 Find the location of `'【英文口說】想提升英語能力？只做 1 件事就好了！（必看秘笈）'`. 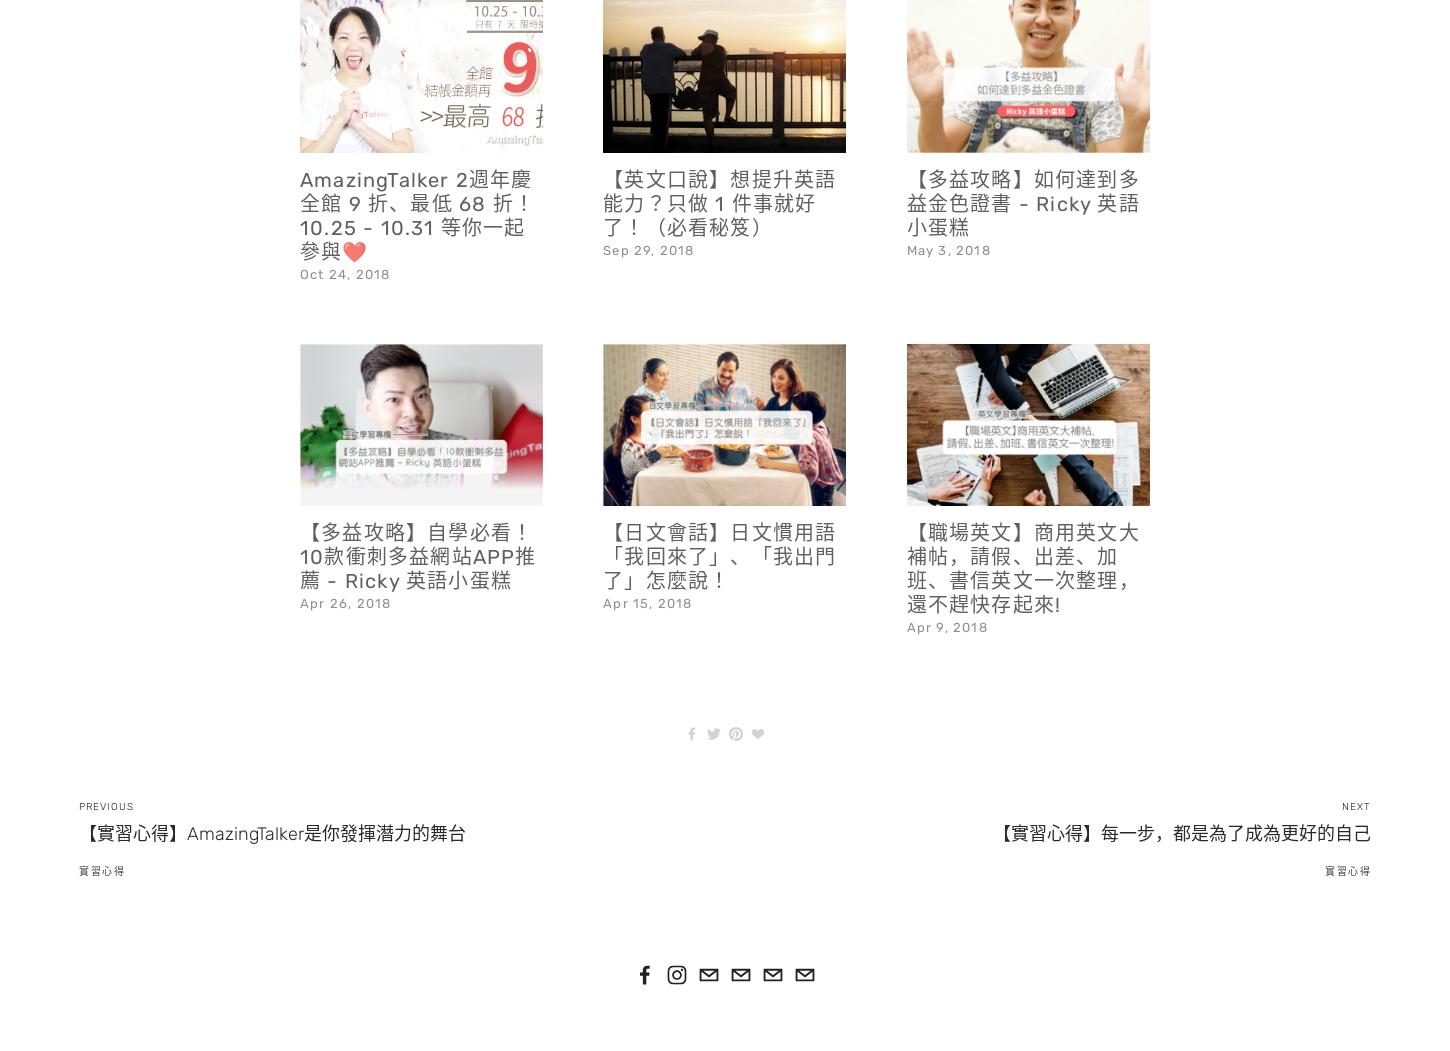

'【英文口說】想提升英語能力？只做 1 件事就好了！（必看秘笈）' is located at coordinates (718, 150).